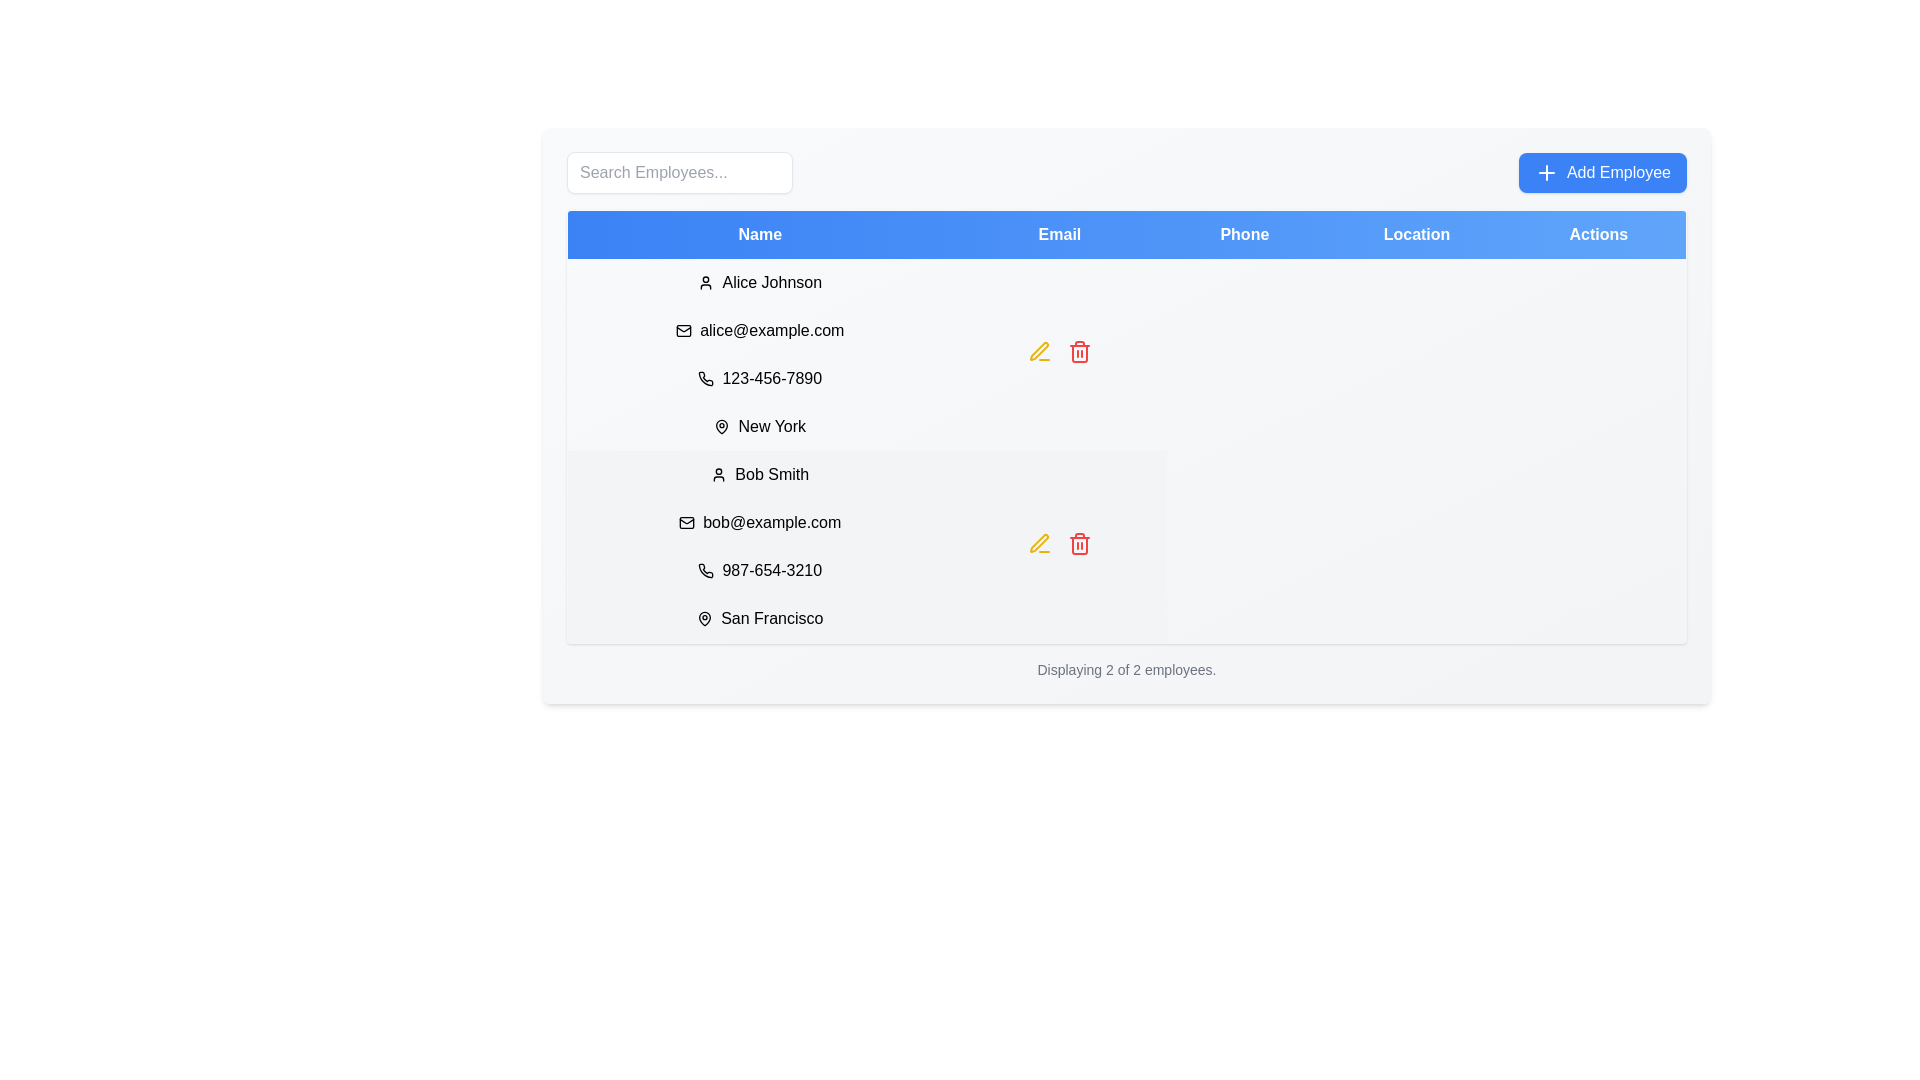 The width and height of the screenshot is (1920, 1080). What do you see at coordinates (759, 426) in the screenshot?
I see `the 'New York' location information displayed in the fourth row under the 'Location' column of the table, associated with 'Alice Johnson'` at bounding box center [759, 426].